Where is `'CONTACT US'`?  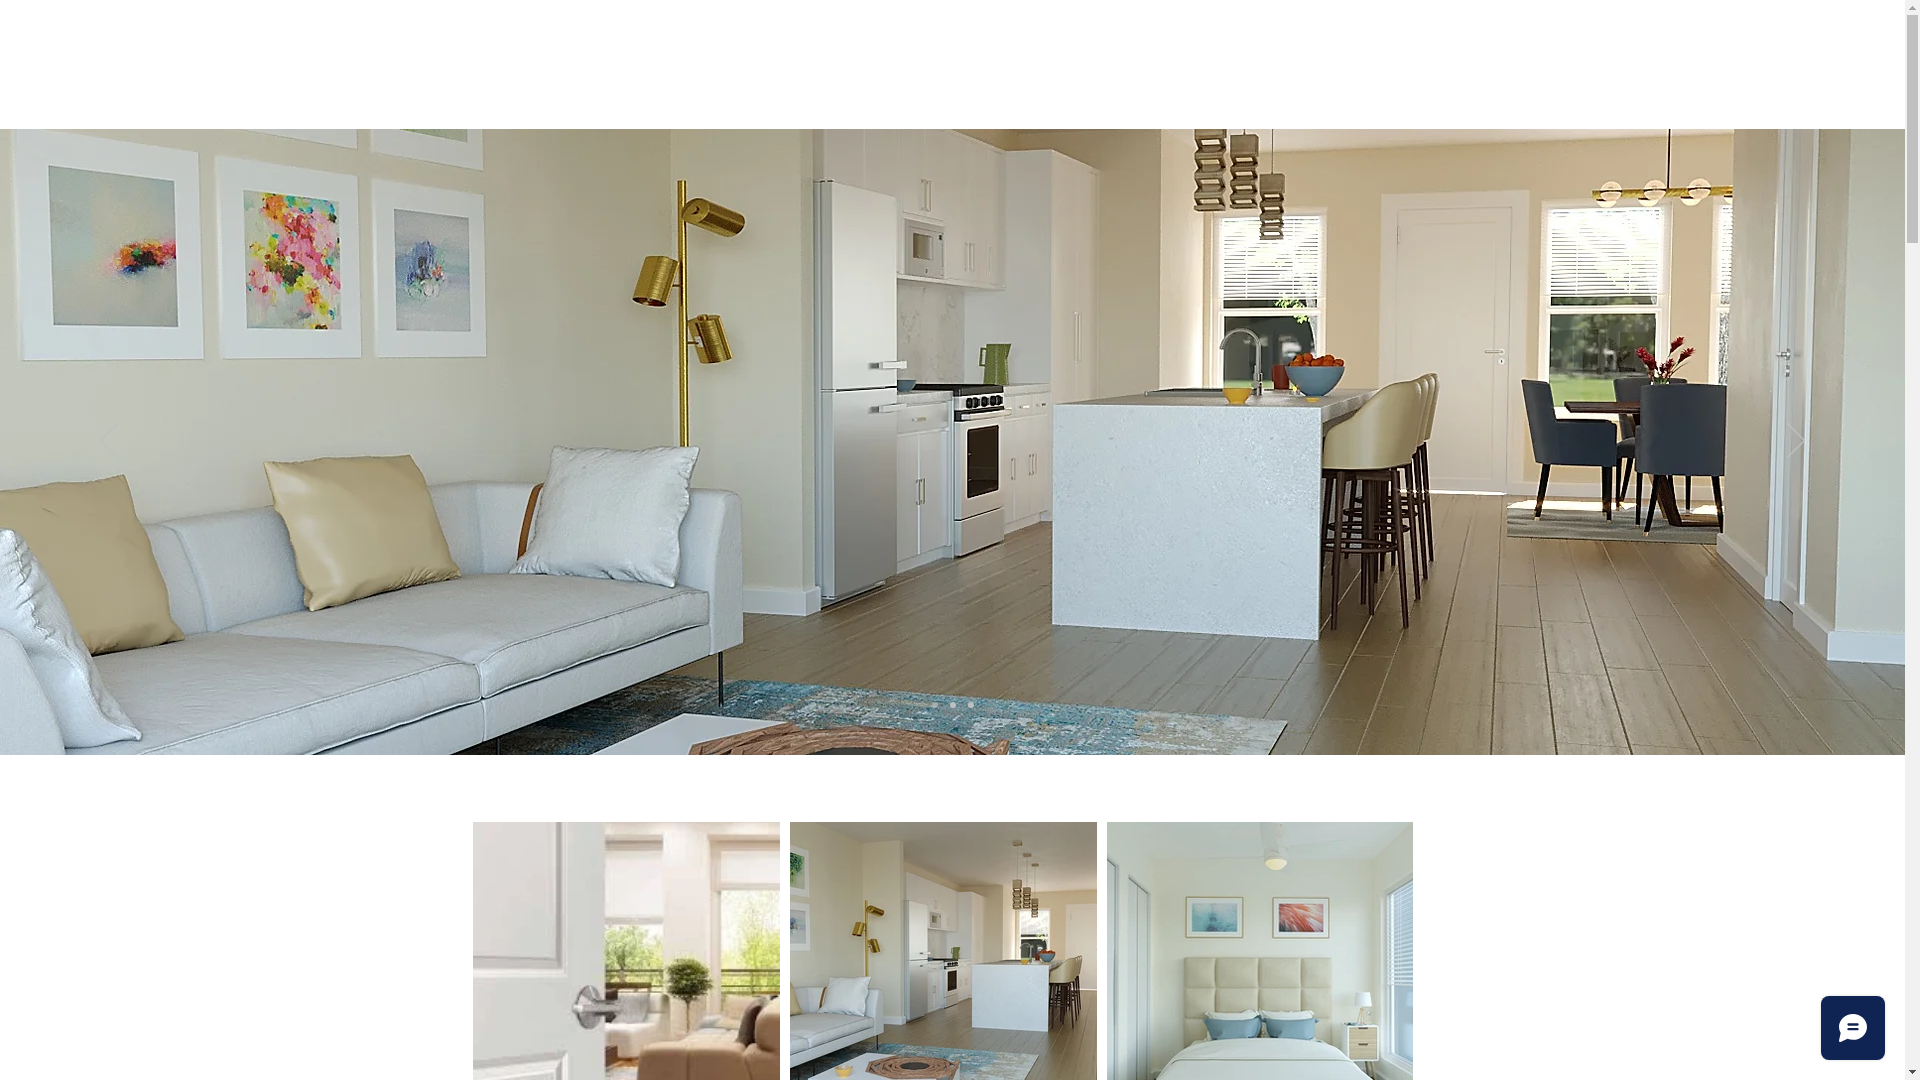 'CONTACT US' is located at coordinates (1360, 104).